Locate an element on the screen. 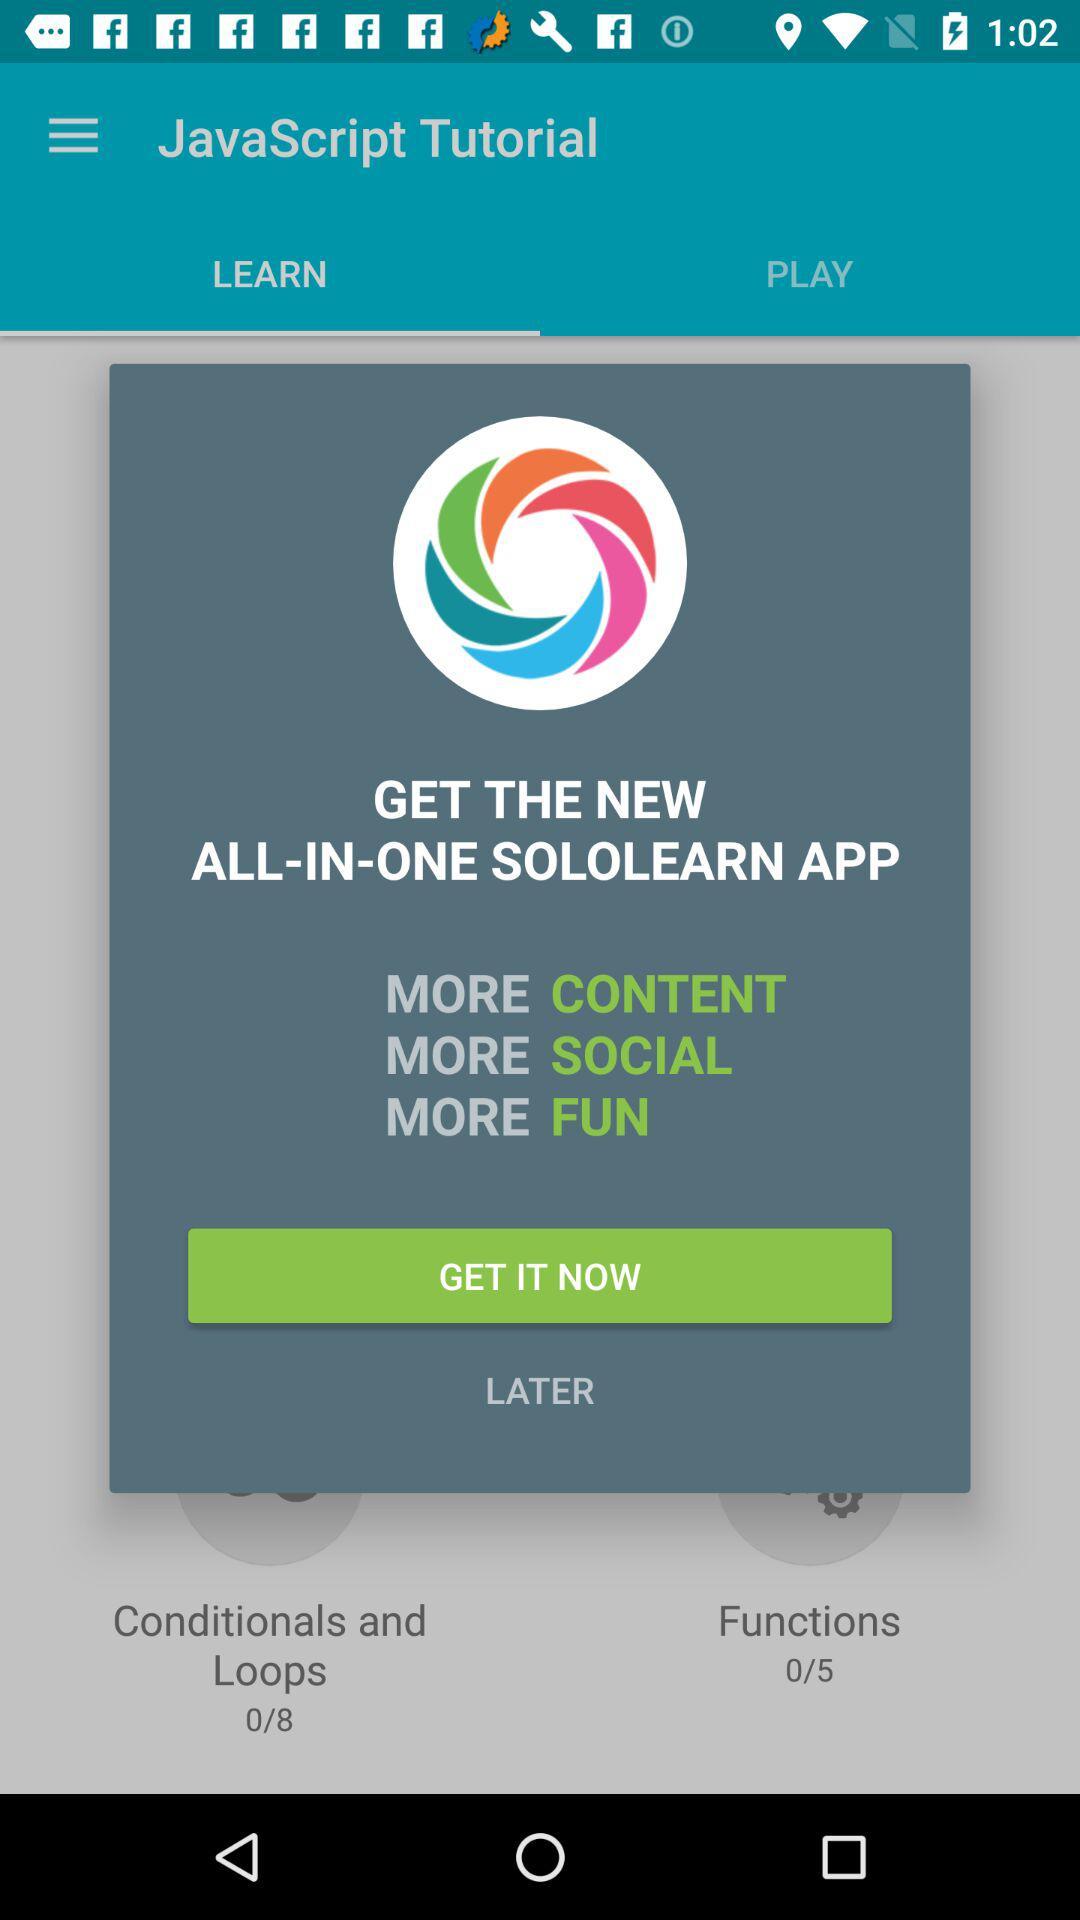 The width and height of the screenshot is (1080, 1920). later at the bottom is located at coordinates (540, 1388).